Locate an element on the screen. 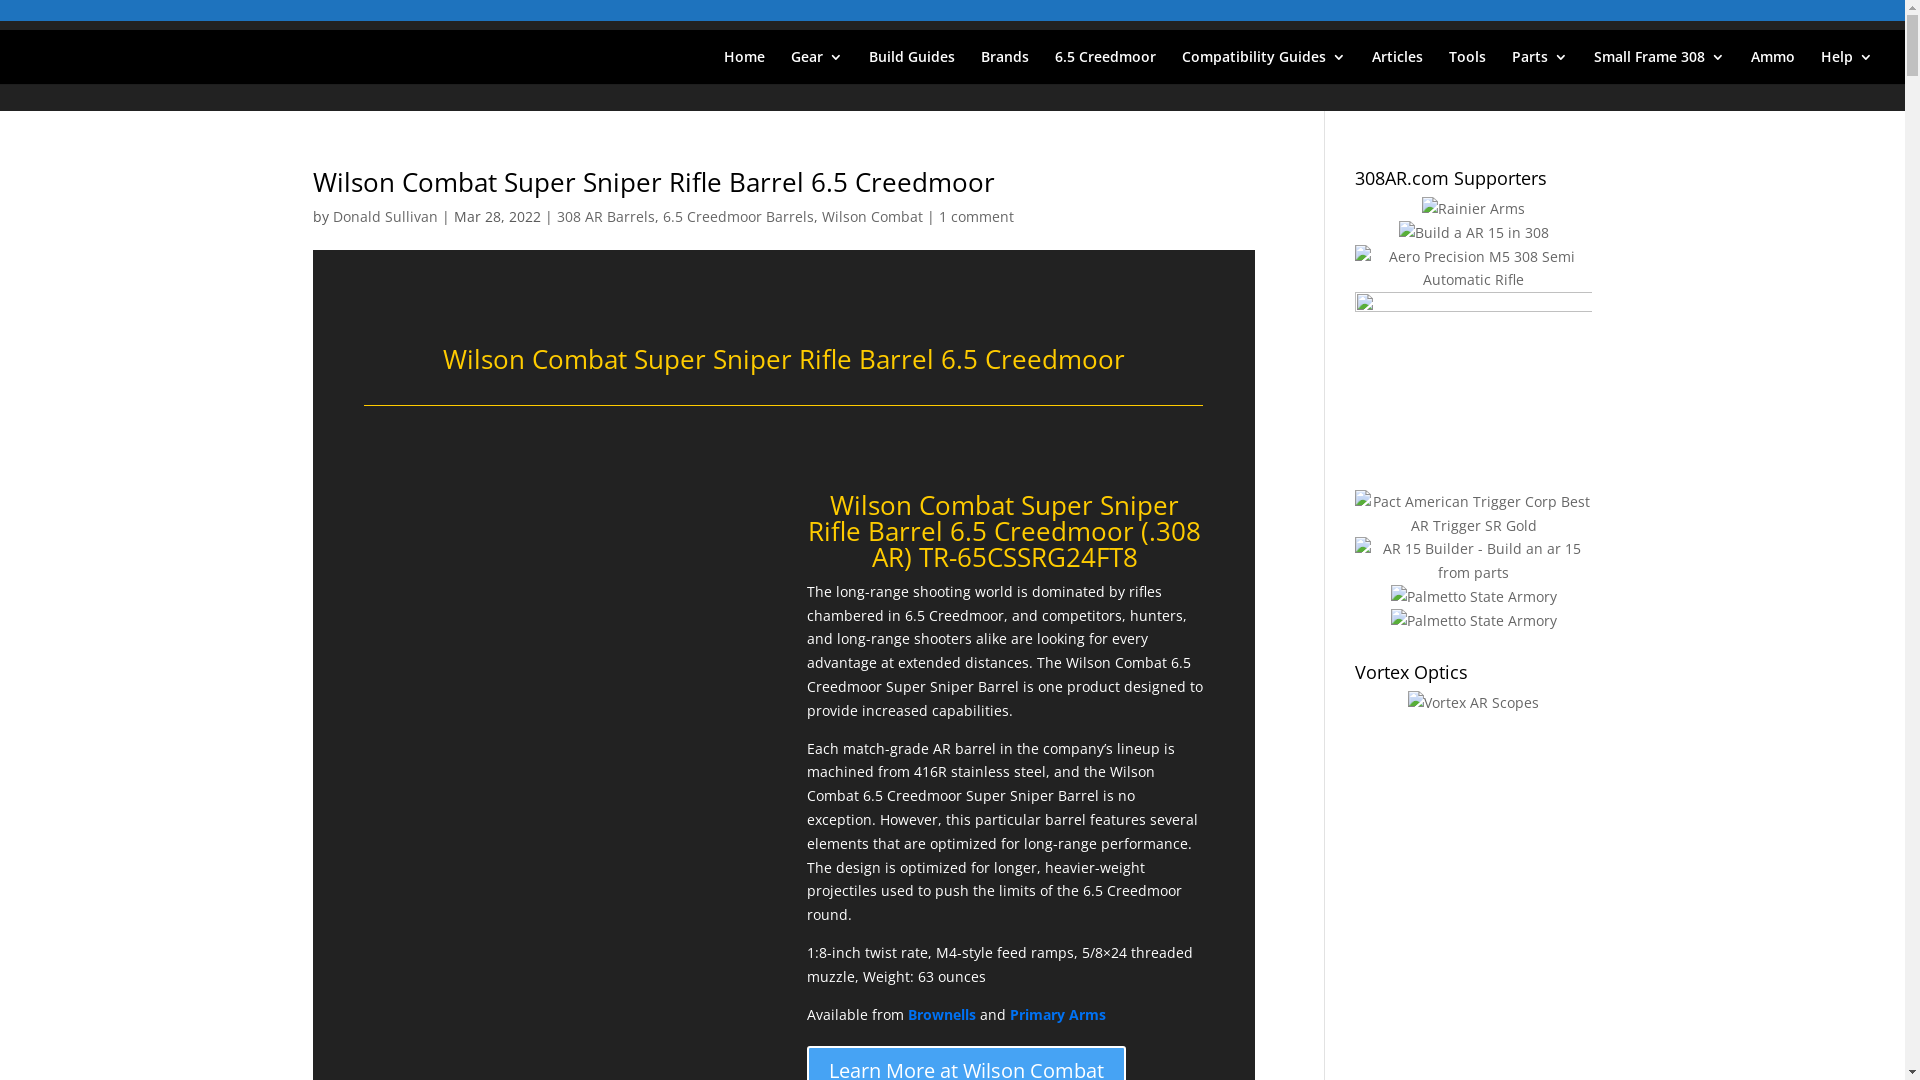 Image resolution: width=1920 pixels, height=1080 pixels. 'Small Frame 308' is located at coordinates (1659, 65).